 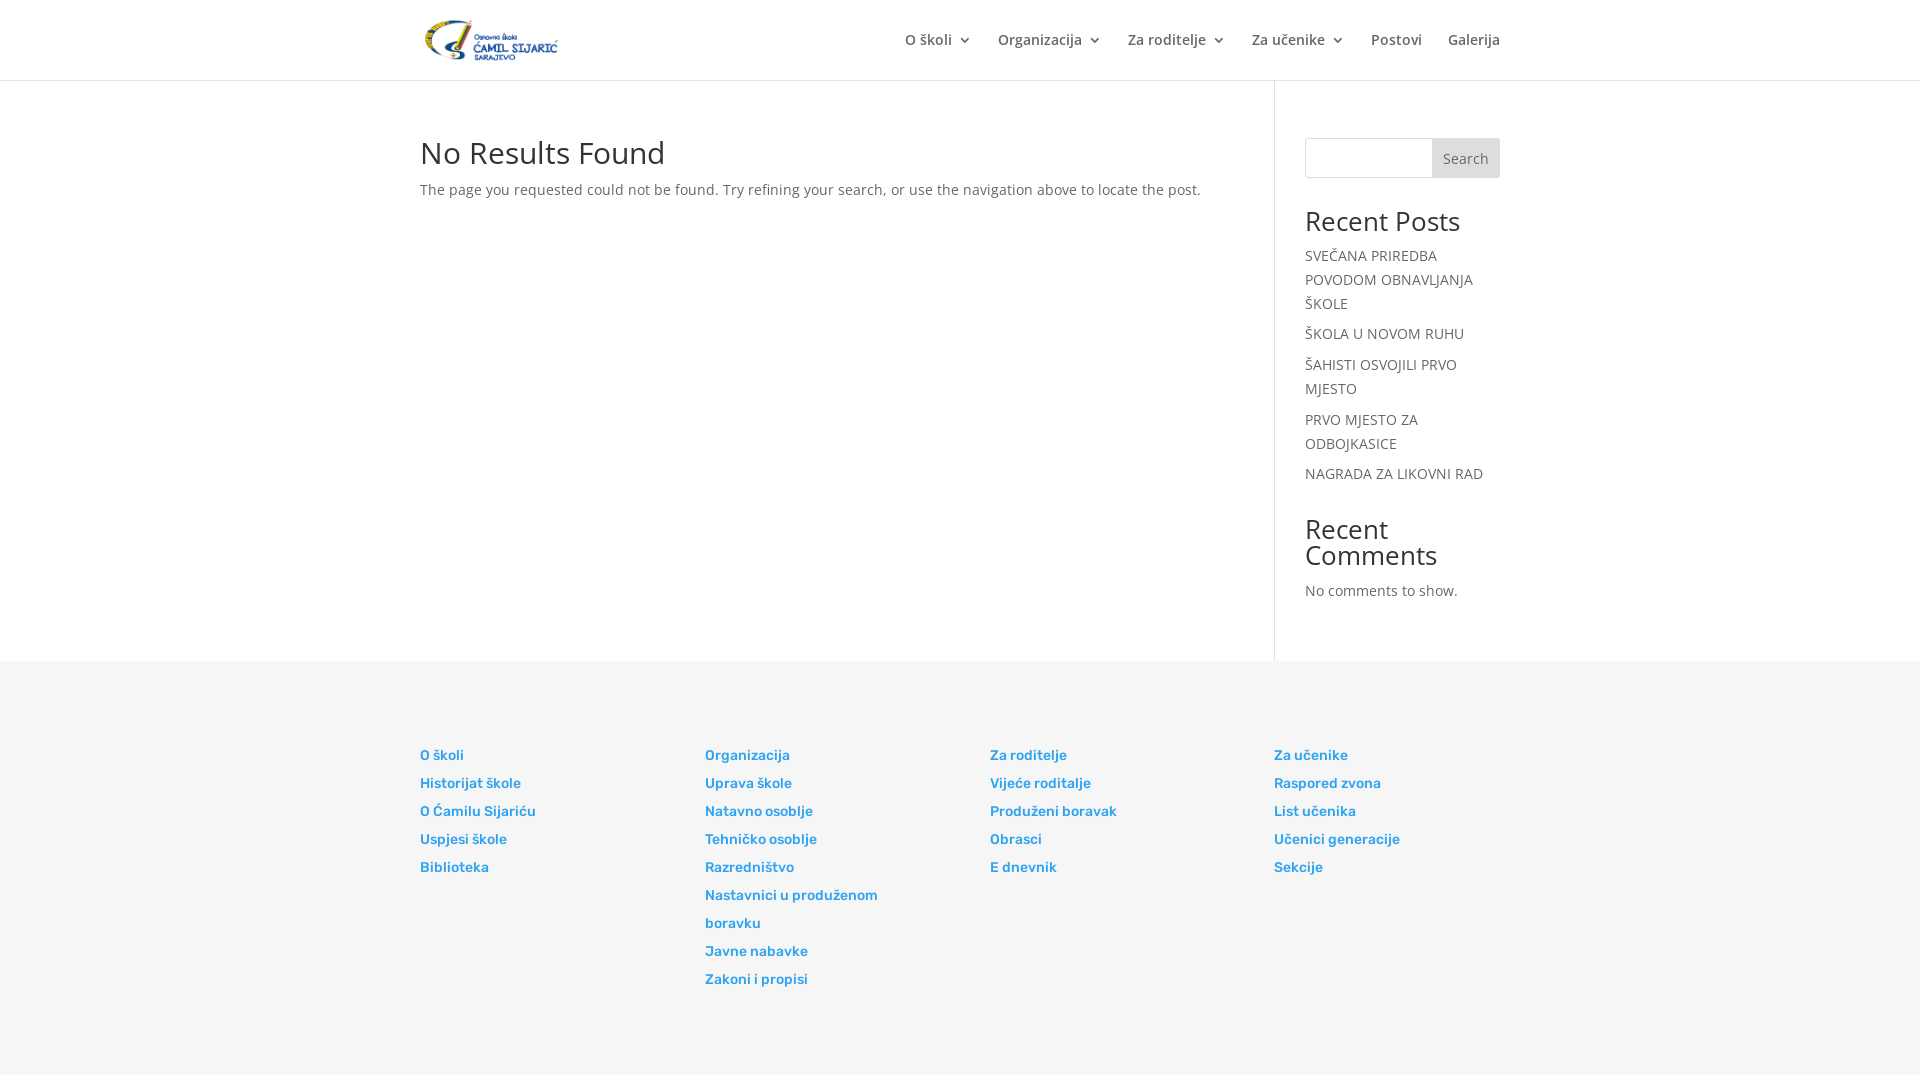 I want to click on 'Javne nabavke', so click(x=755, y=950).